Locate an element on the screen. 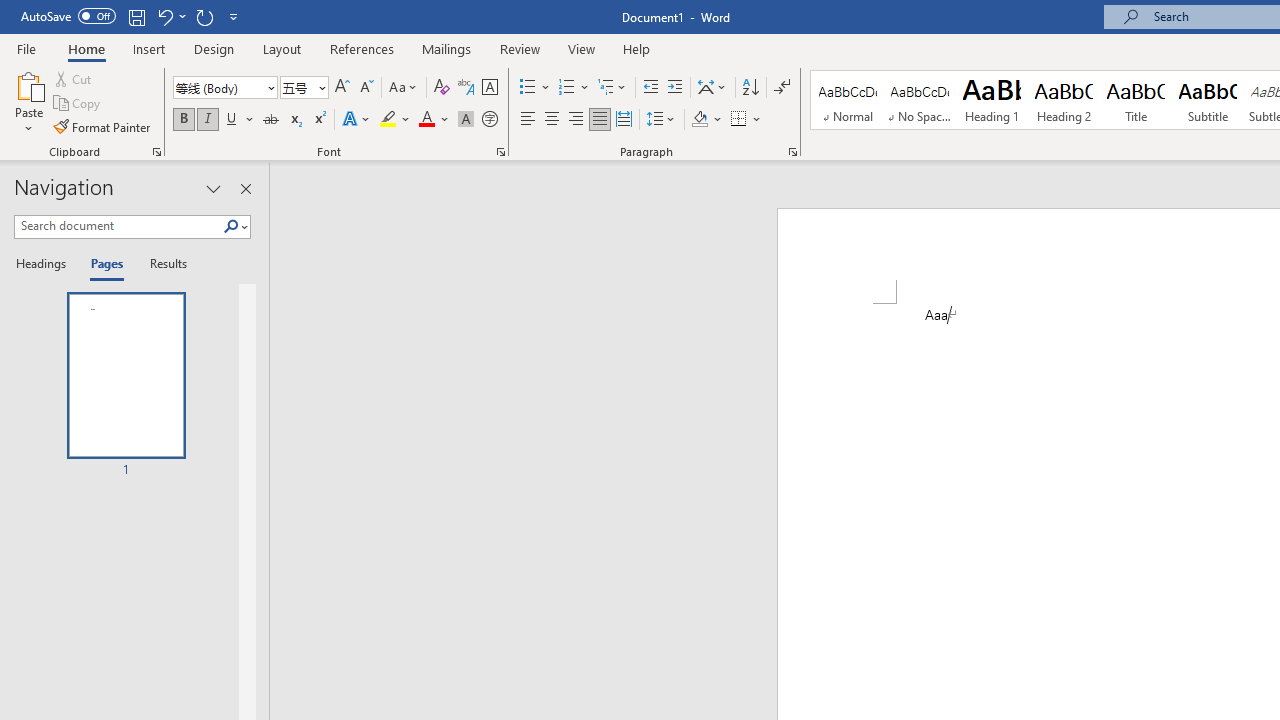  'Font Color Red' is located at coordinates (425, 119).